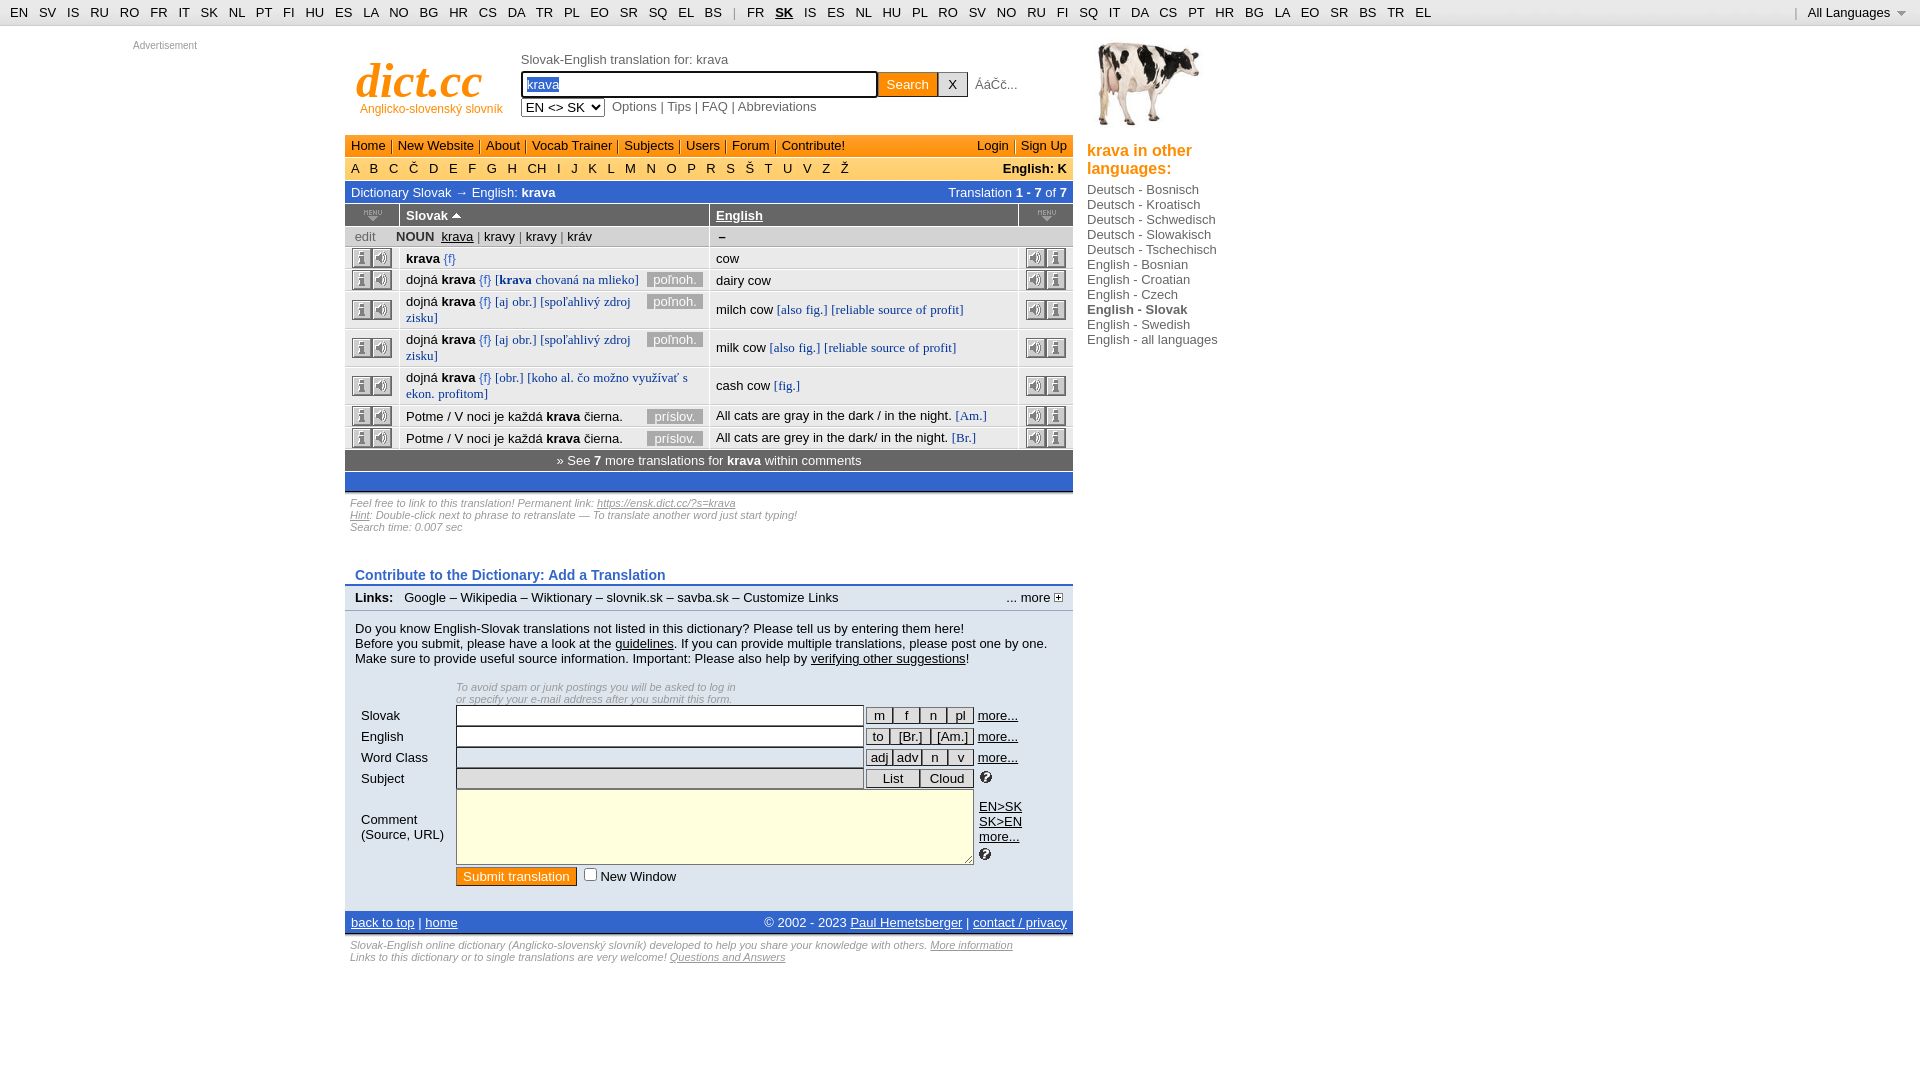 Image resolution: width=1920 pixels, height=1080 pixels. What do you see at coordinates (702, 596) in the screenshot?
I see `'savba.sk'` at bounding box center [702, 596].